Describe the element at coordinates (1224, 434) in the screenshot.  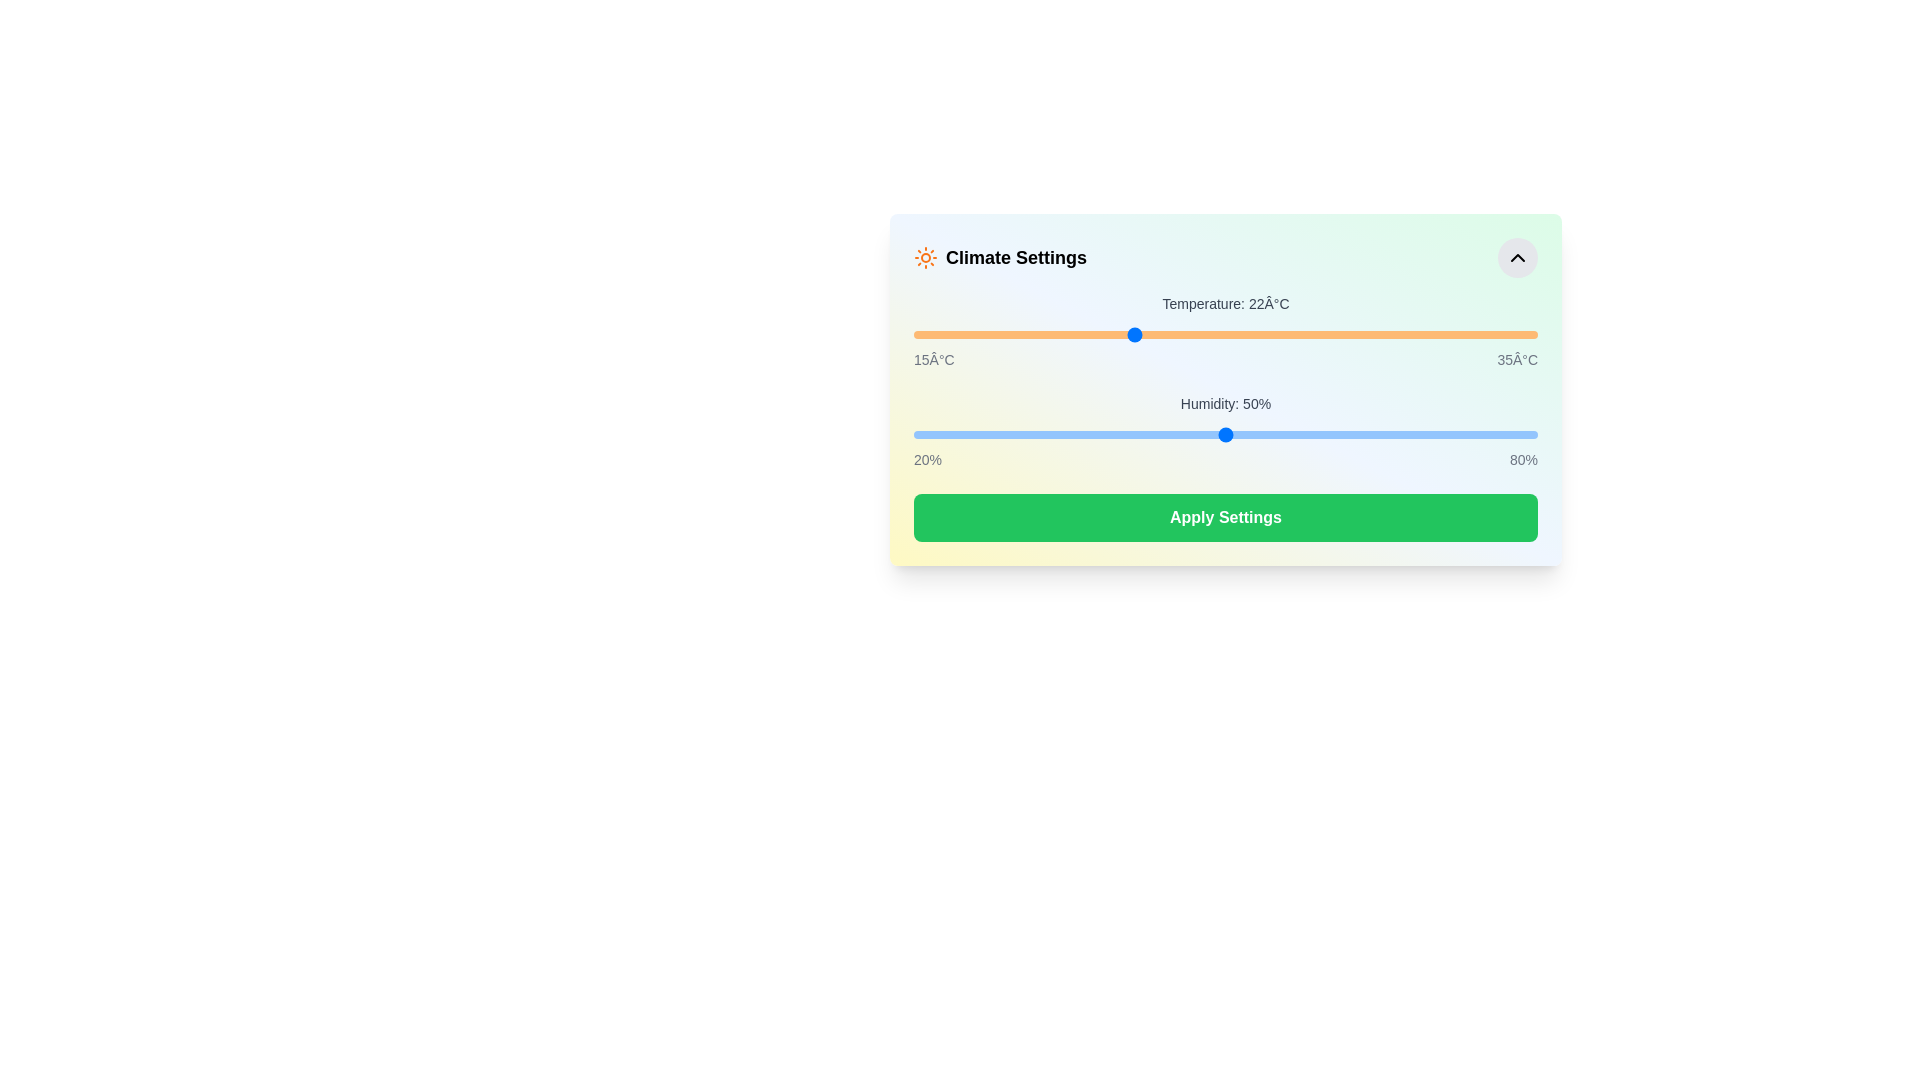
I see `the Range slider, which is a horizontal slider with a blue theme located below the text 'Humidity: 50%' and above the labels '20%' and '80%'` at that location.